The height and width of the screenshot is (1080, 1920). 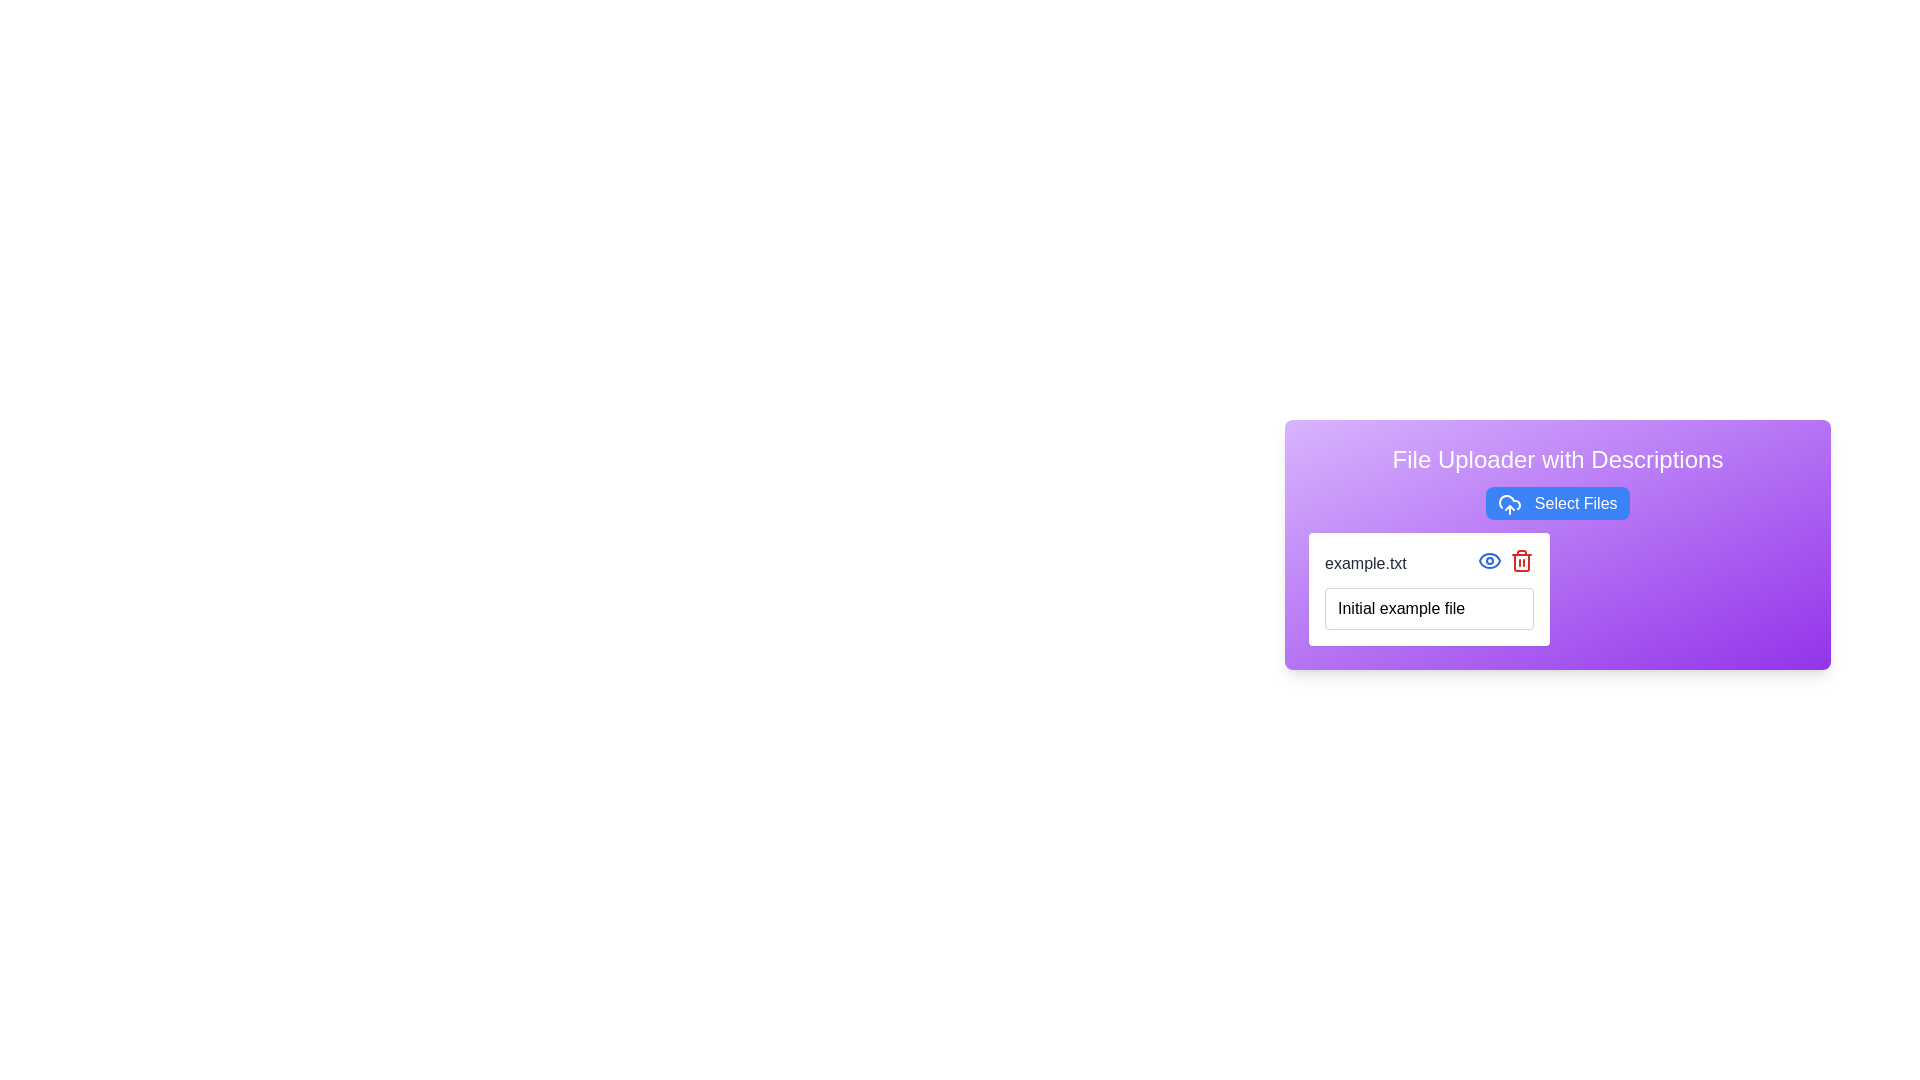 What do you see at coordinates (1557, 502) in the screenshot?
I see `the rounded blue button labeled 'Select Files' with an upload cloud icon` at bounding box center [1557, 502].